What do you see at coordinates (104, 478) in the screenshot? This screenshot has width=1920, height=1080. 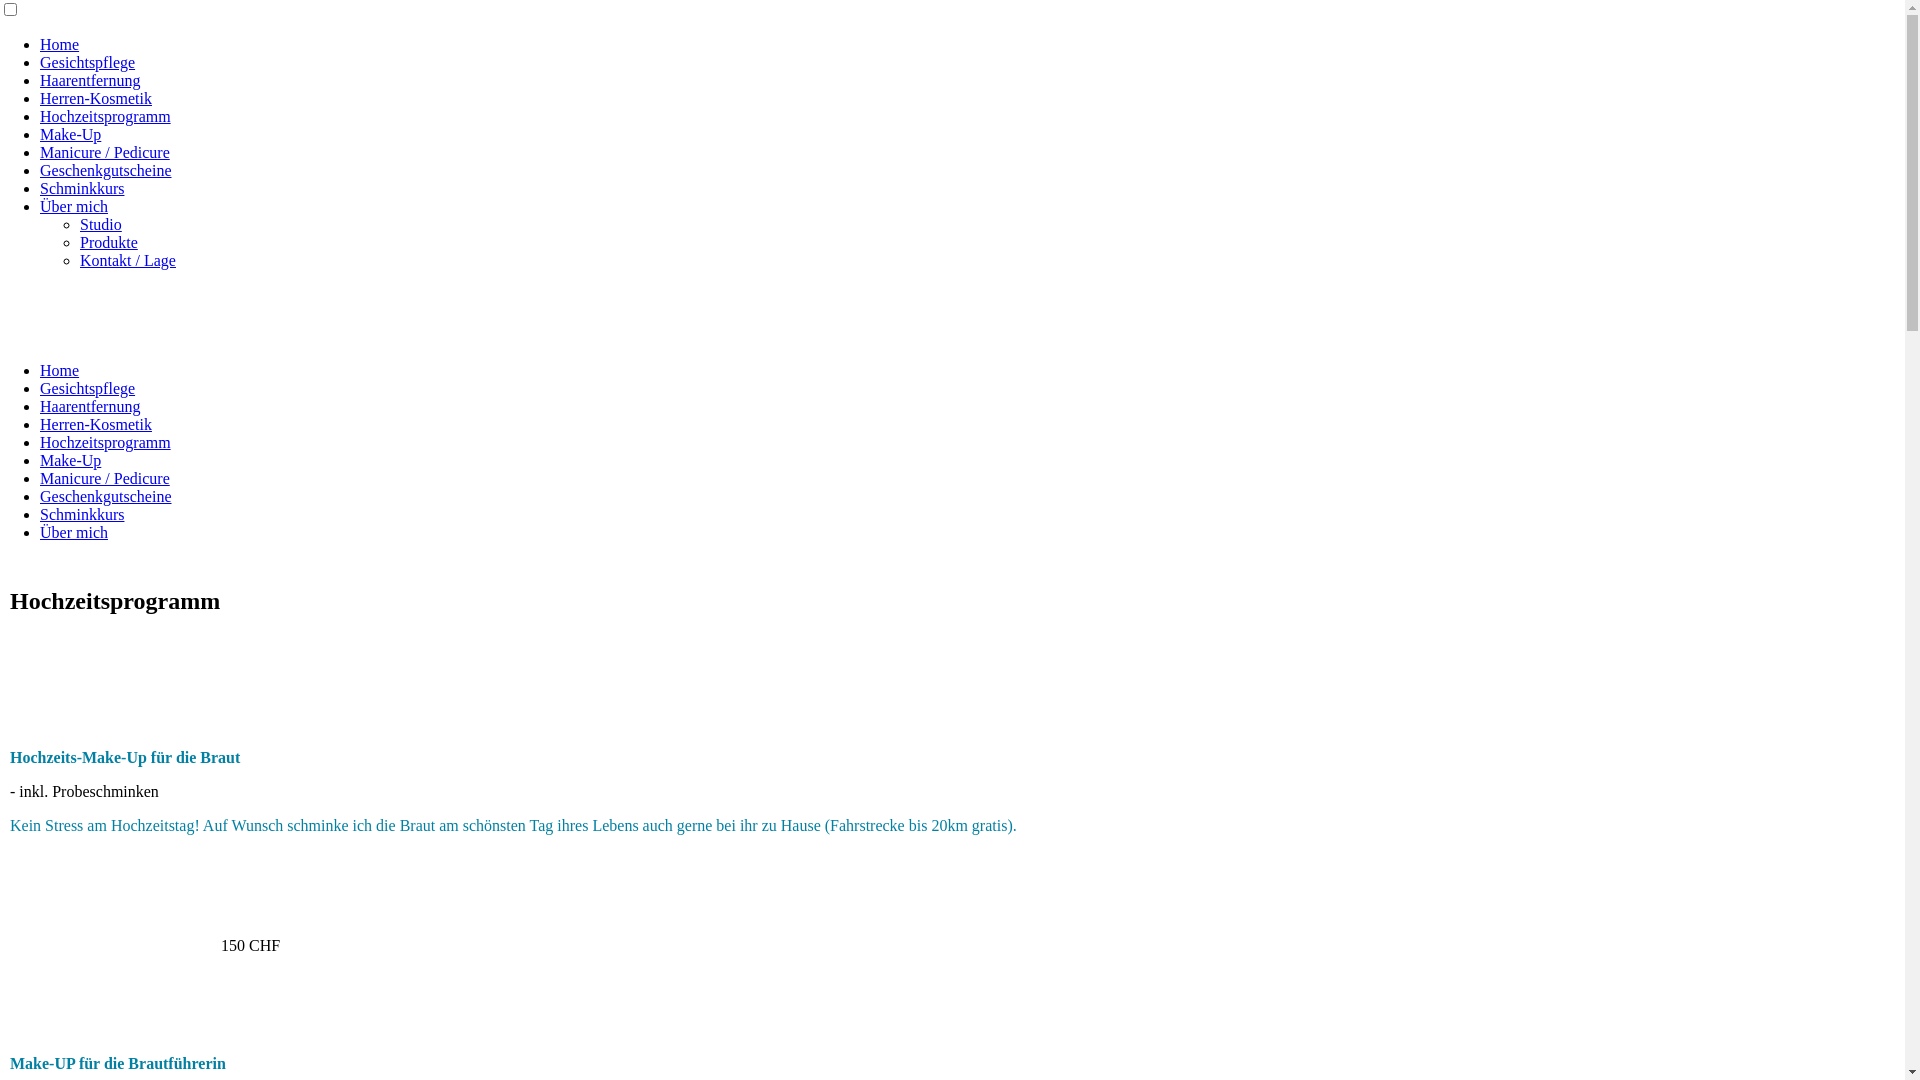 I see `'Manicure / Pedicure'` at bounding box center [104, 478].